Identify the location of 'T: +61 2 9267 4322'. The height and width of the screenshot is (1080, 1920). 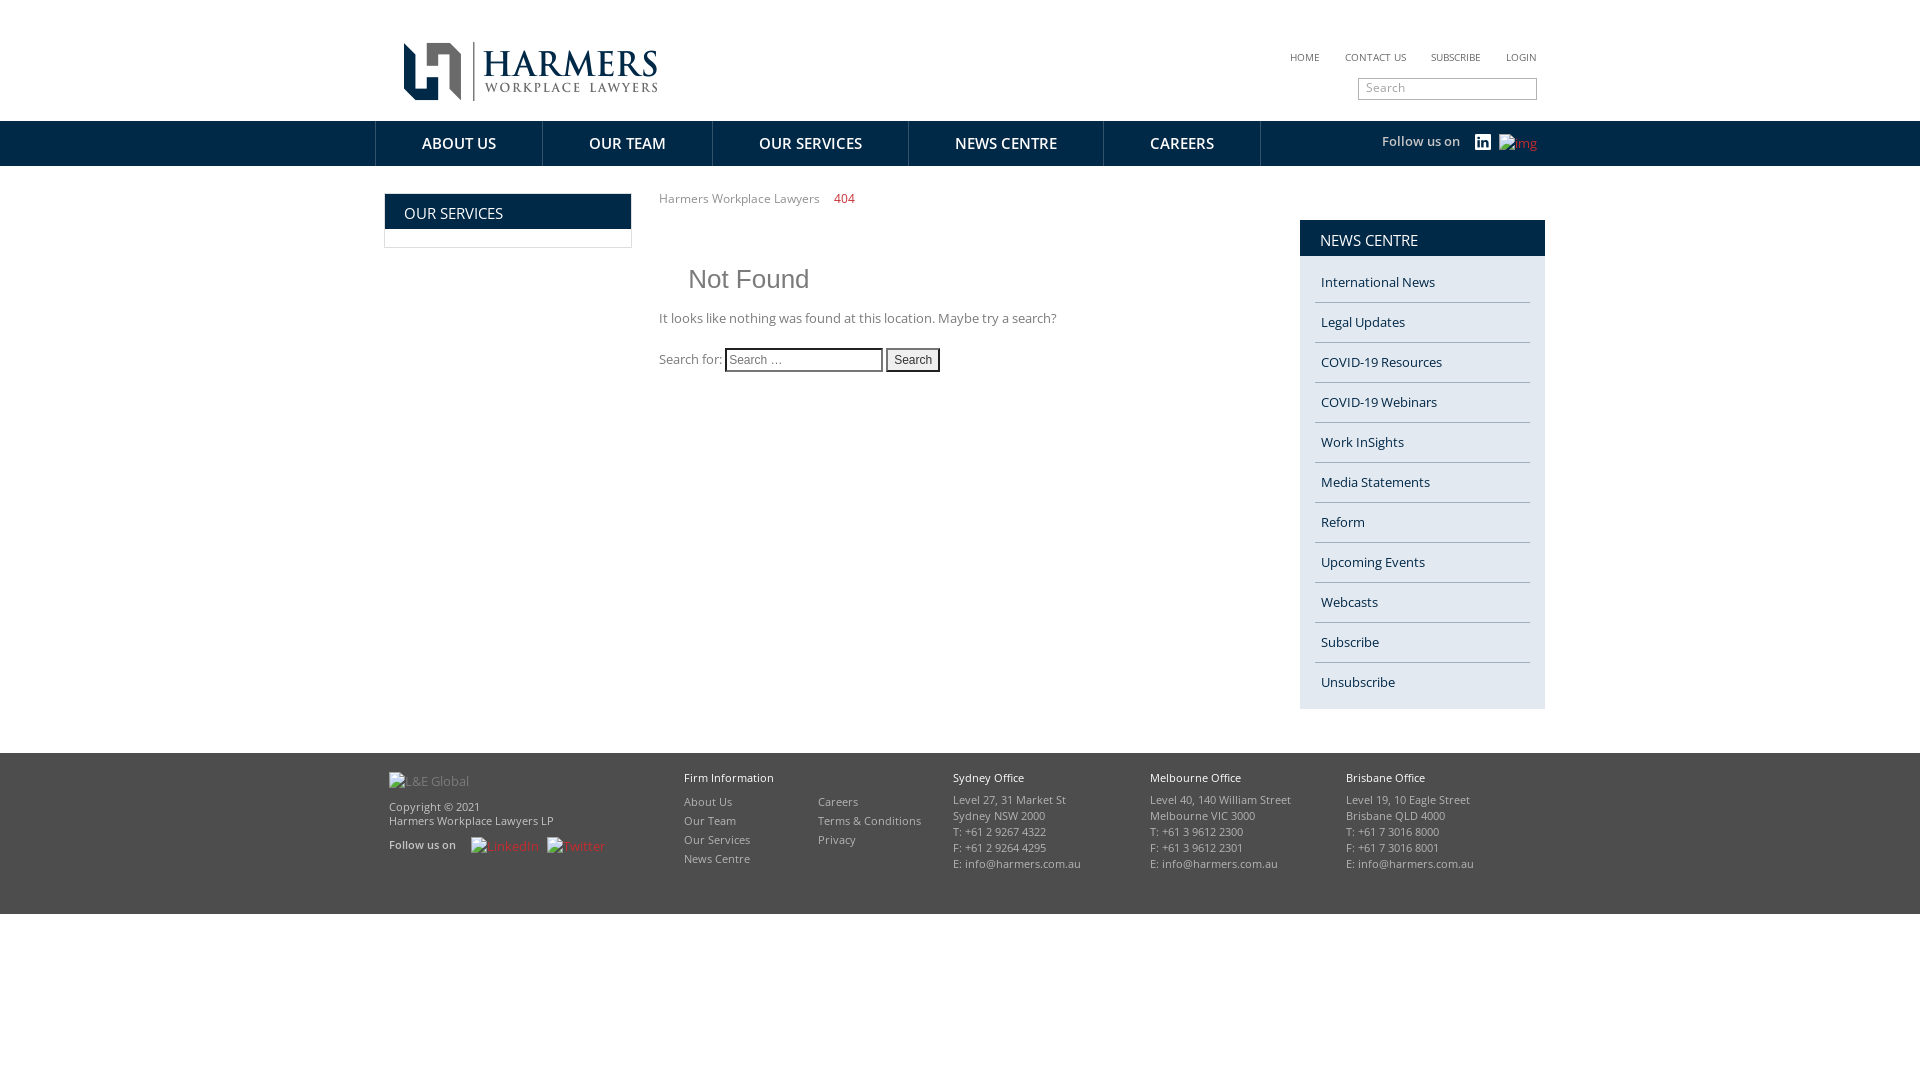
(999, 832).